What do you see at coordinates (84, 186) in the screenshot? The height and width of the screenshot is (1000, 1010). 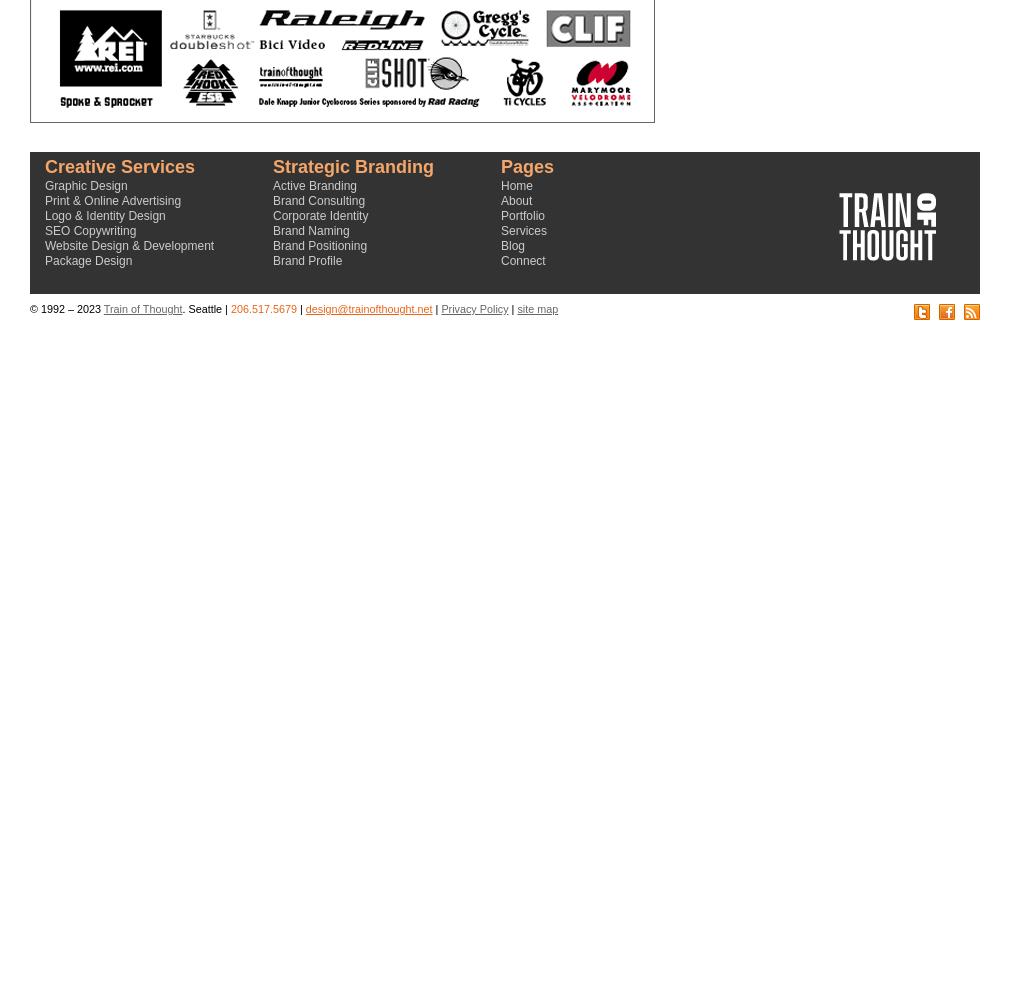 I see `'Graphic Design'` at bounding box center [84, 186].